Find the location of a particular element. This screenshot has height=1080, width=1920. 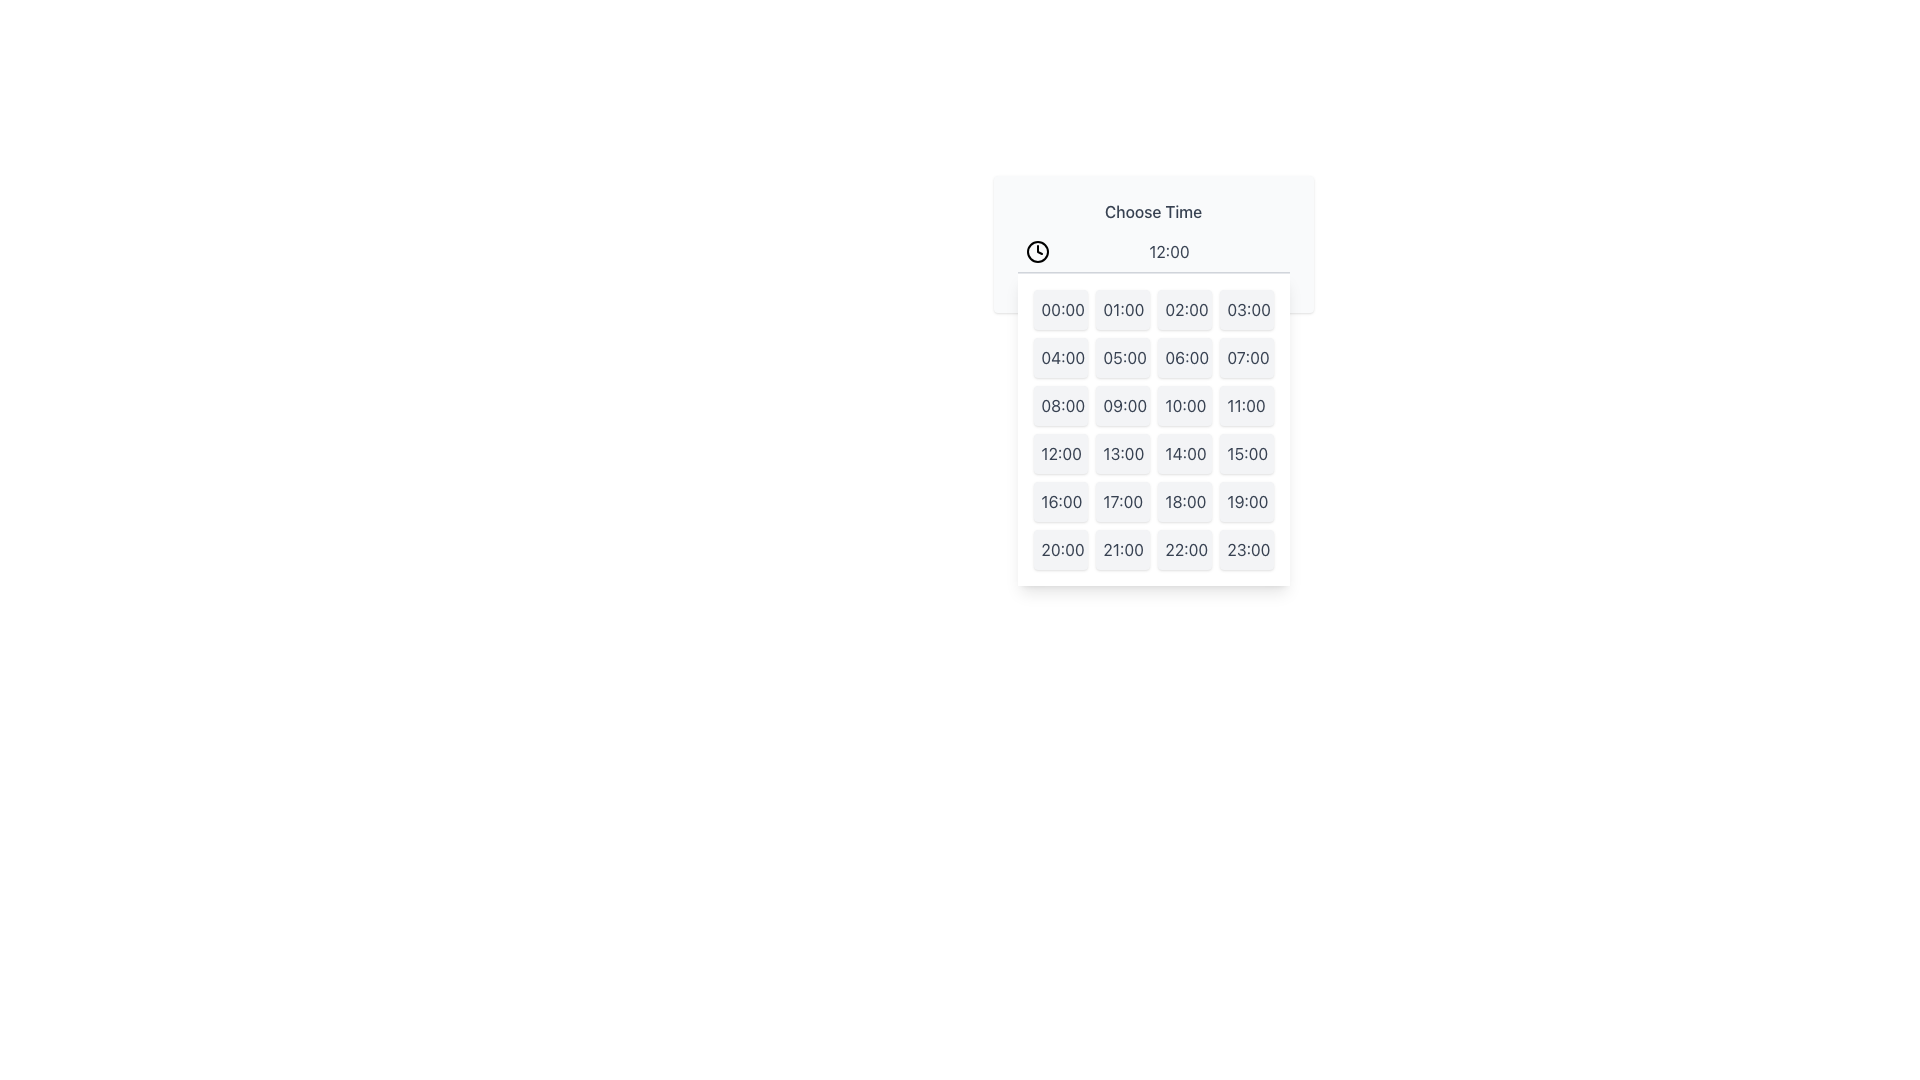

the selectable option labeled '00:00' is located at coordinates (1059, 309).